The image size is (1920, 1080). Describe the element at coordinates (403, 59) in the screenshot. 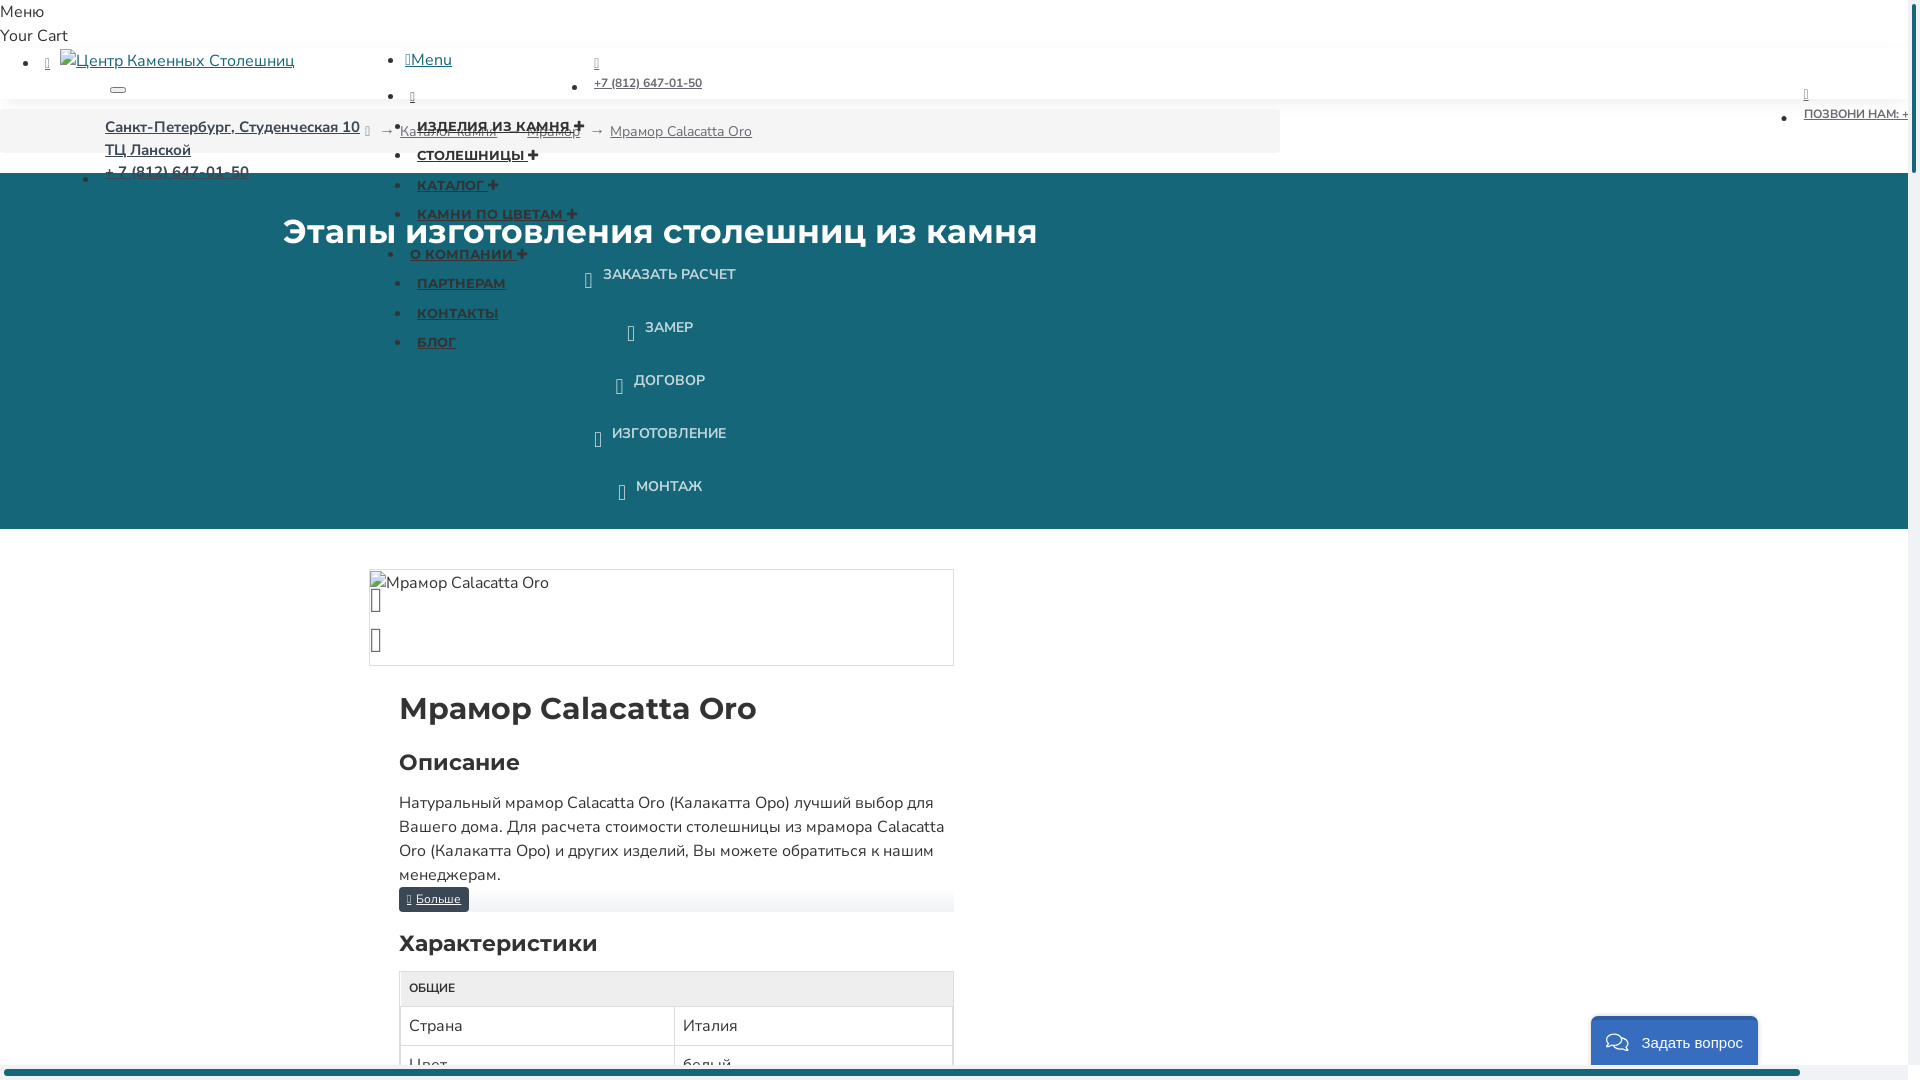

I see `'Menu'` at that location.